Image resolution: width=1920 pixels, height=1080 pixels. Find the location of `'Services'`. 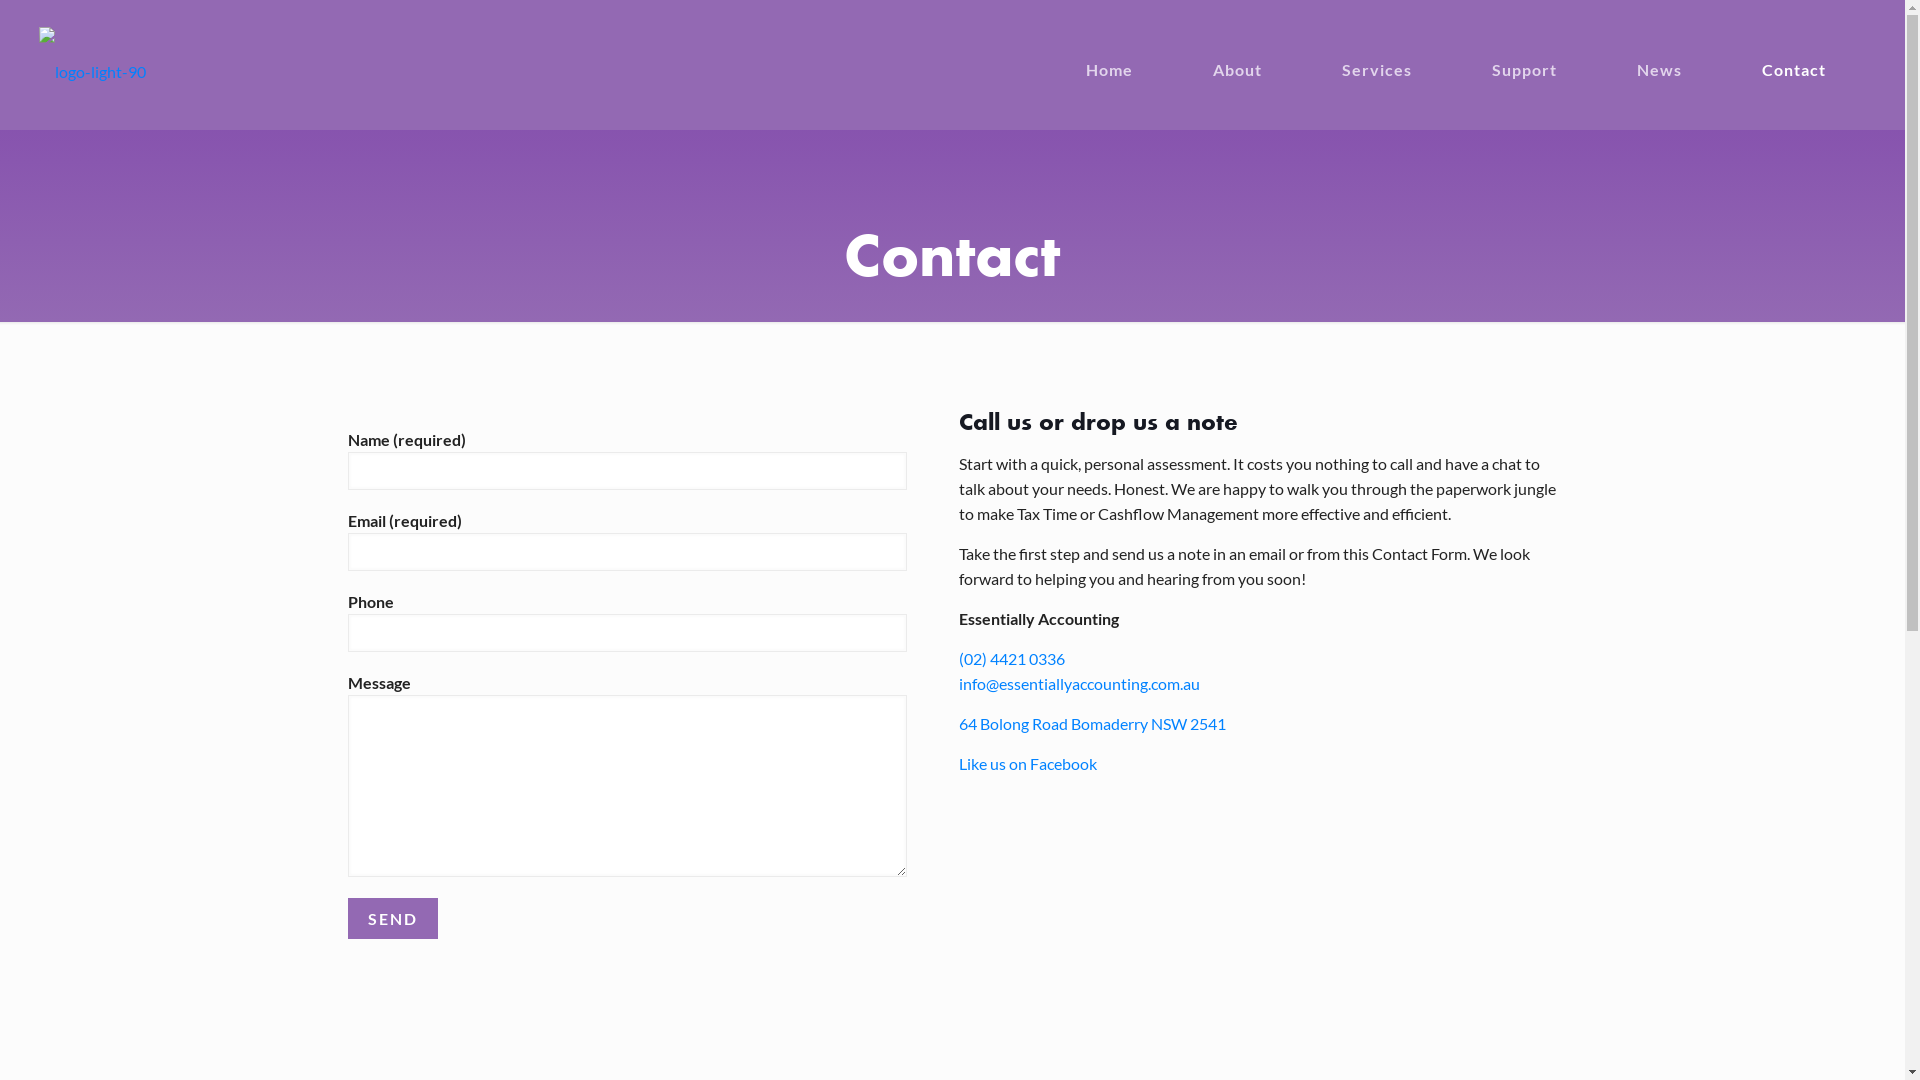

'Services' is located at coordinates (1395, 53).